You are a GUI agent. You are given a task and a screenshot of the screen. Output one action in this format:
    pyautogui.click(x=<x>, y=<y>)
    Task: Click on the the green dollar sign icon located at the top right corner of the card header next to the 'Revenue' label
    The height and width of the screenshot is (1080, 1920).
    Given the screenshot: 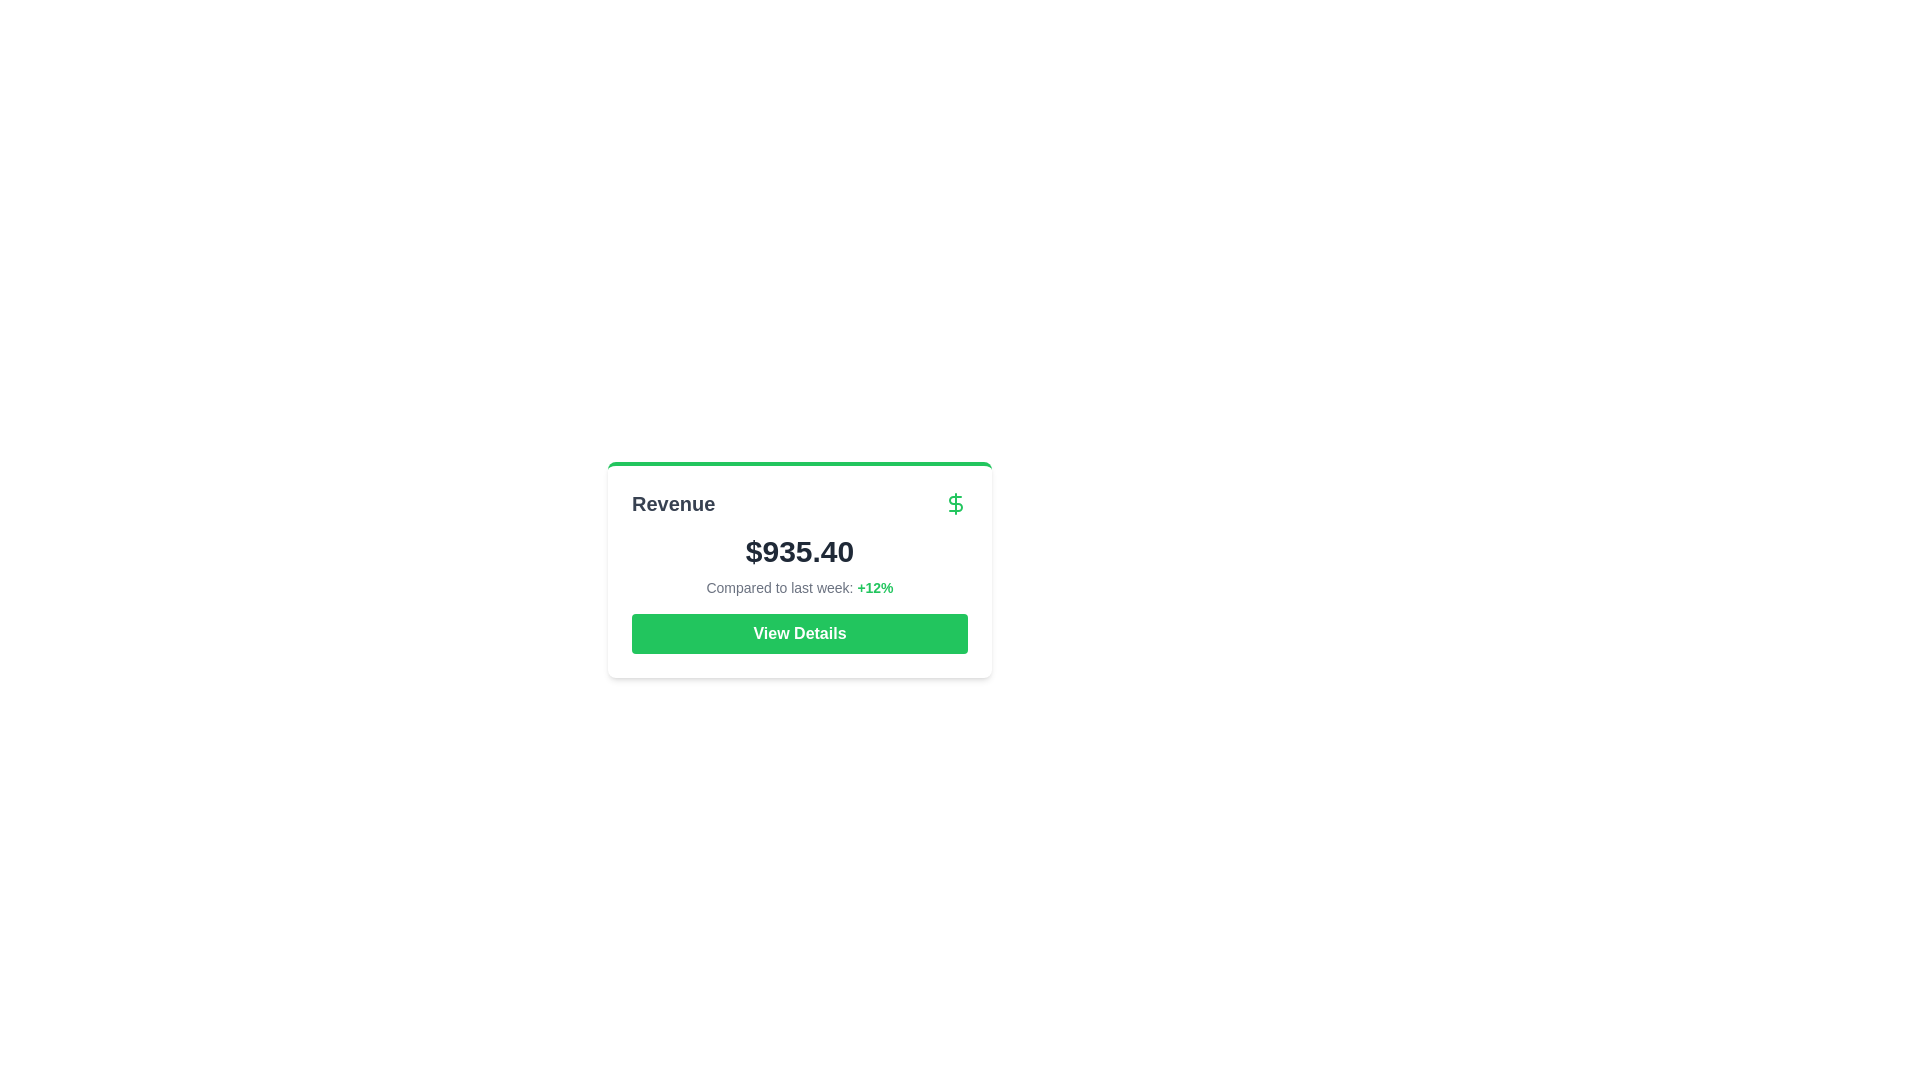 What is the action you would take?
    pyautogui.click(x=954, y=503)
    